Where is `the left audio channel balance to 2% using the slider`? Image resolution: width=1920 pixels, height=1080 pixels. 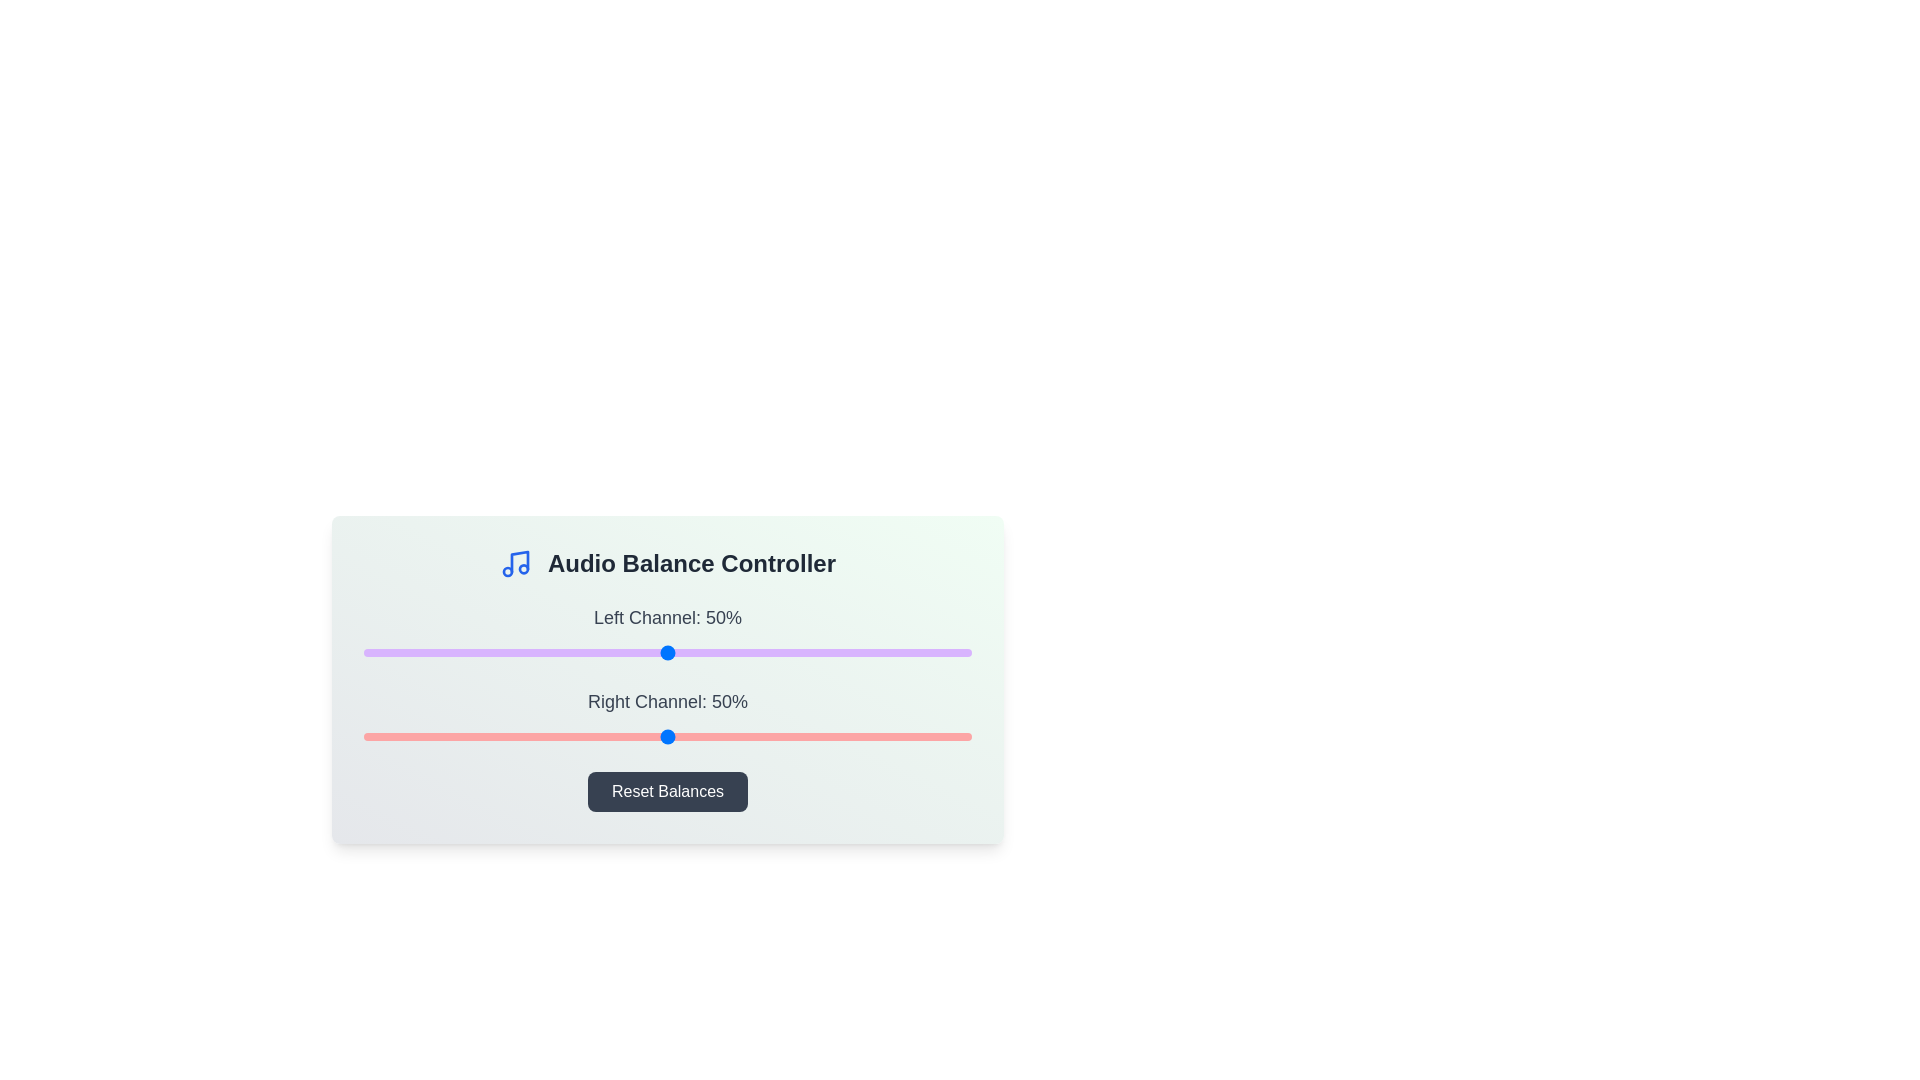 the left audio channel balance to 2% using the slider is located at coordinates (376, 652).